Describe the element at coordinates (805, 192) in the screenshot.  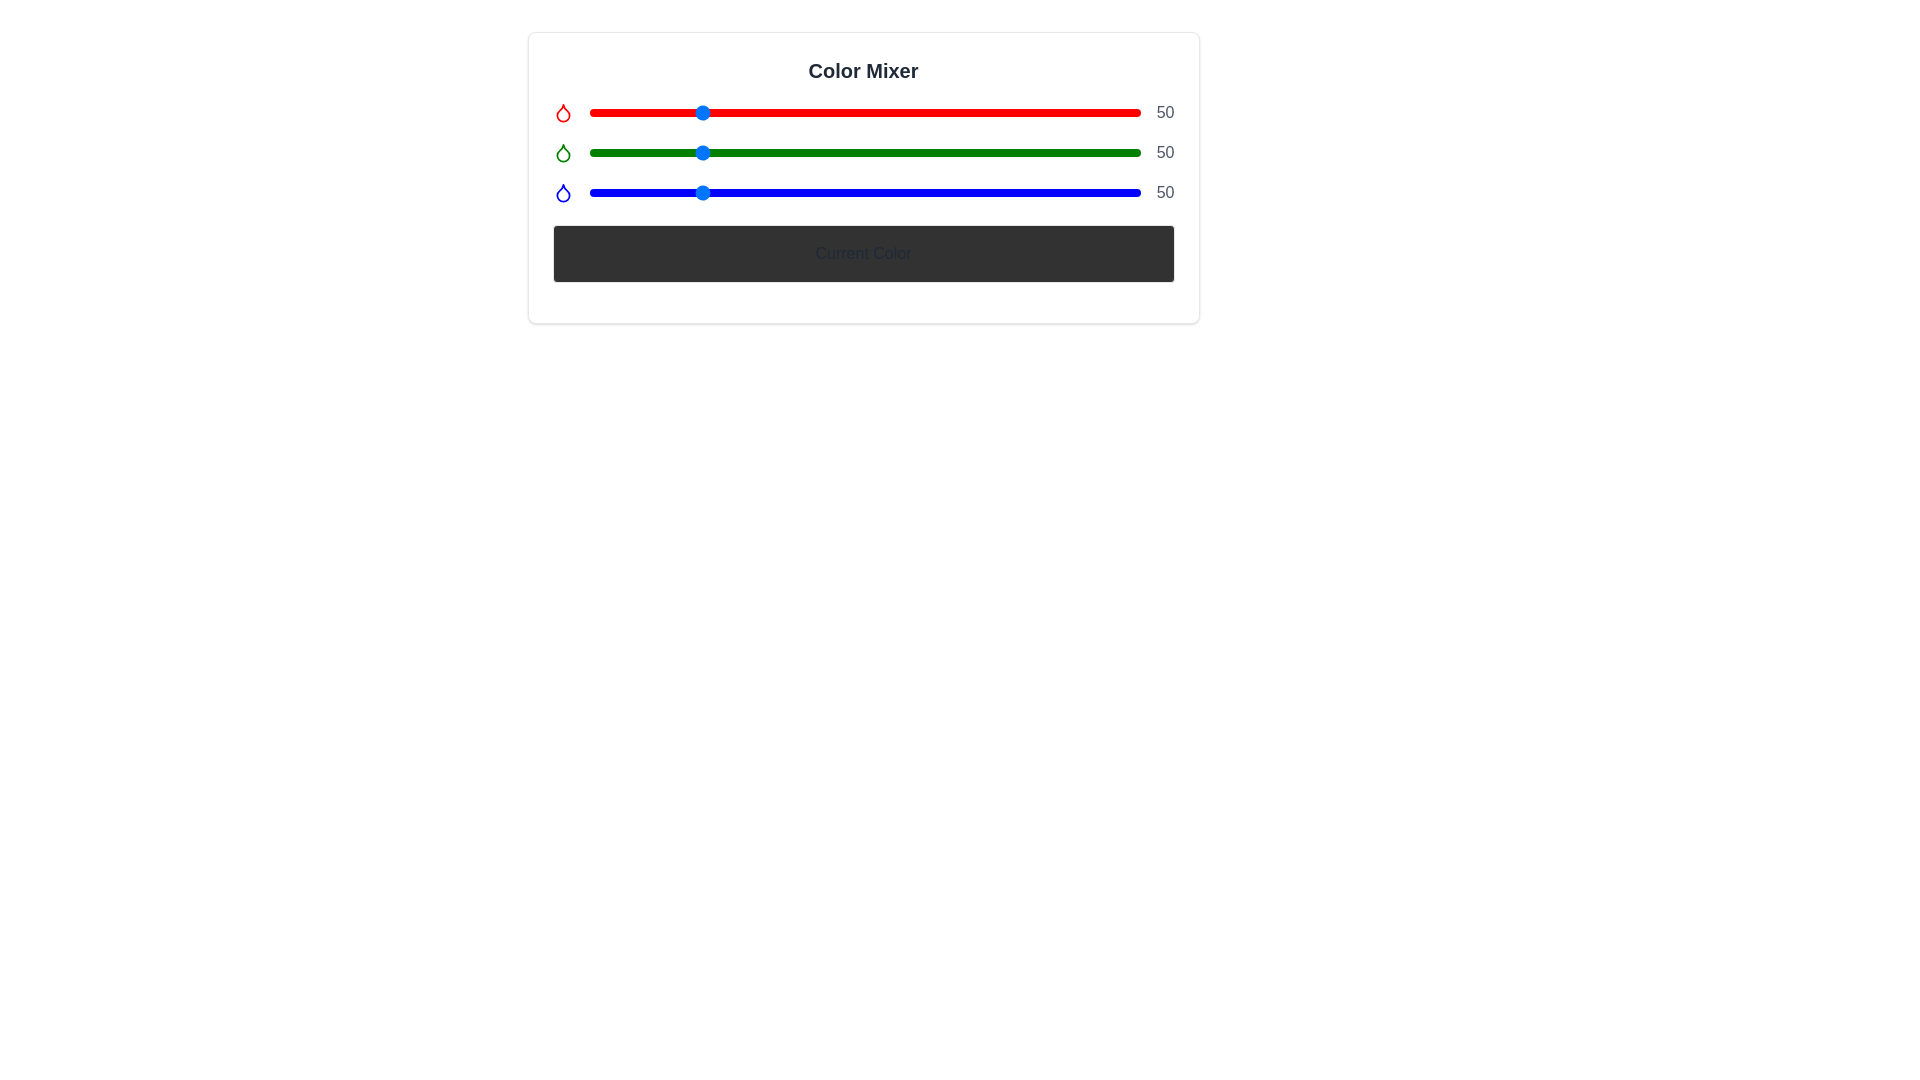
I see `the blue slider to set its value to 100` at that location.